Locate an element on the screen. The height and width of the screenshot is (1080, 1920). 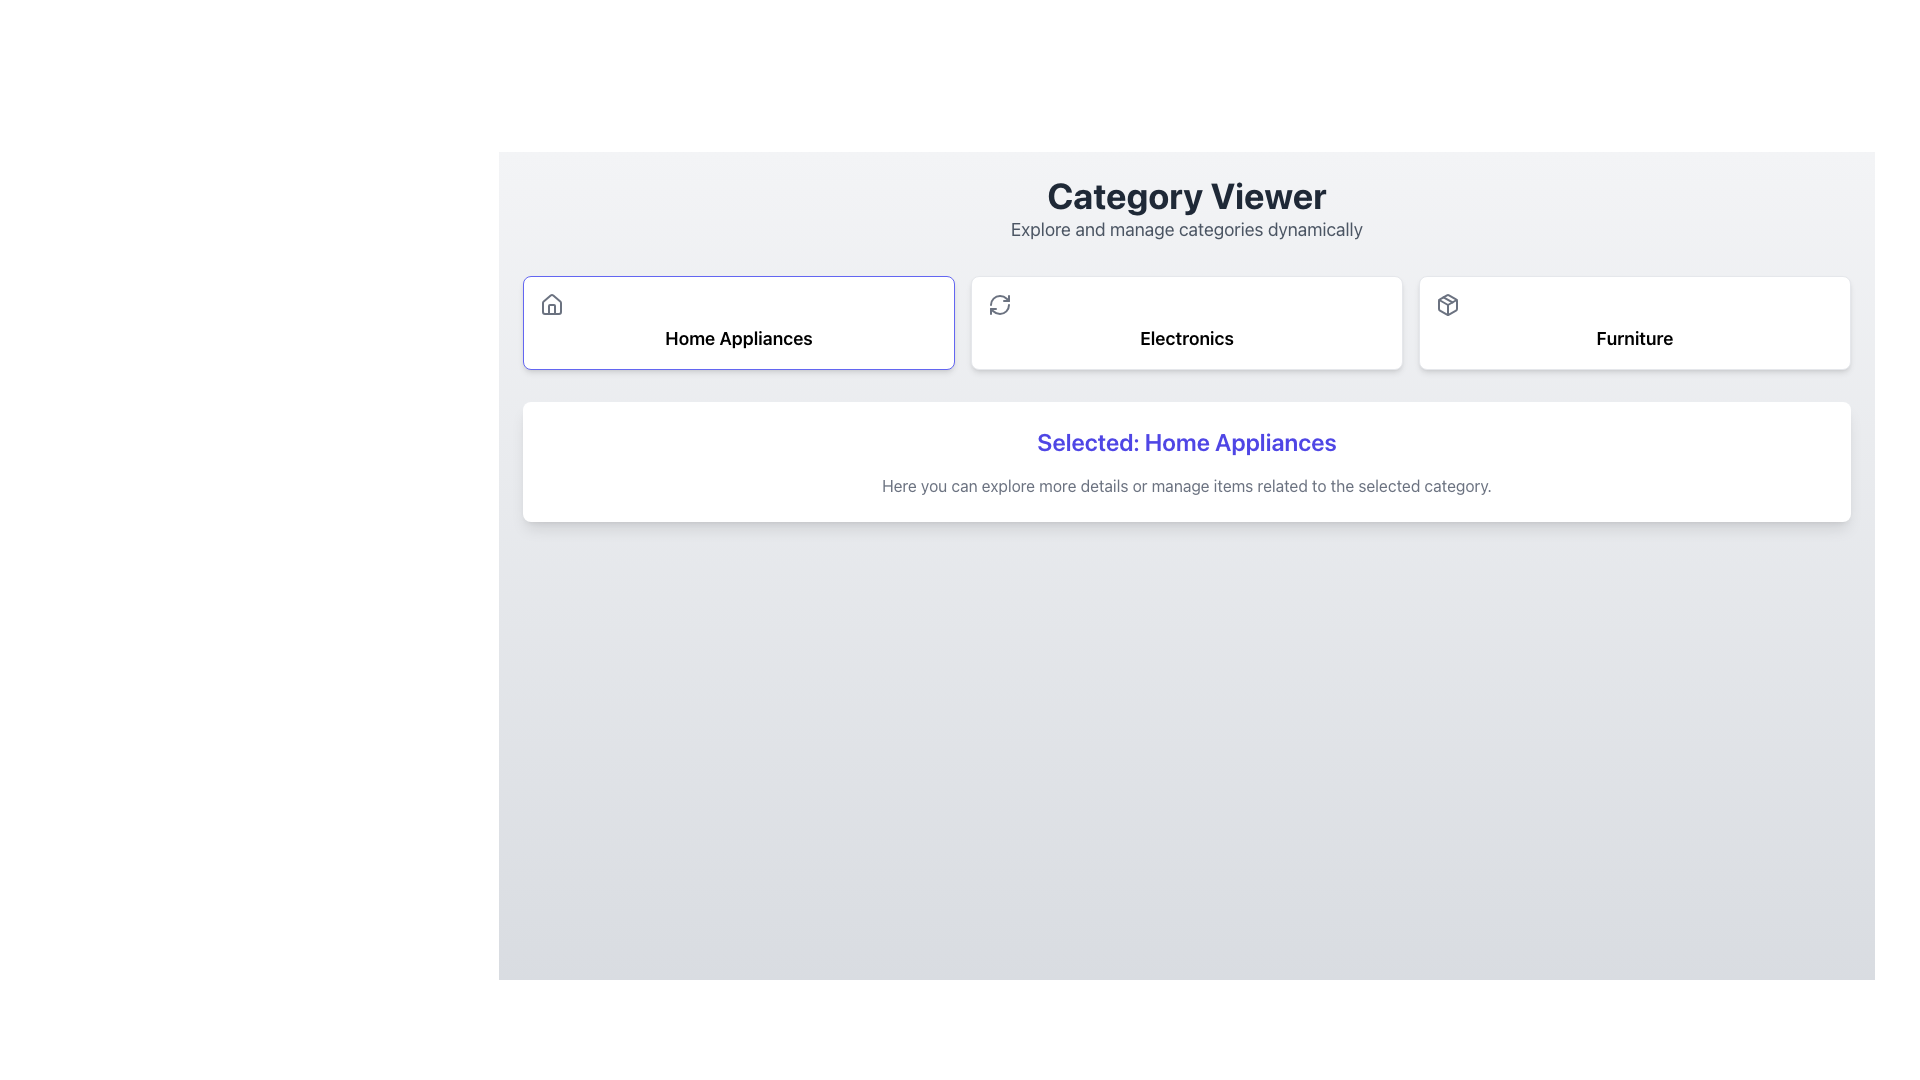
the interactive card labeled 'Electronics' is located at coordinates (1186, 322).